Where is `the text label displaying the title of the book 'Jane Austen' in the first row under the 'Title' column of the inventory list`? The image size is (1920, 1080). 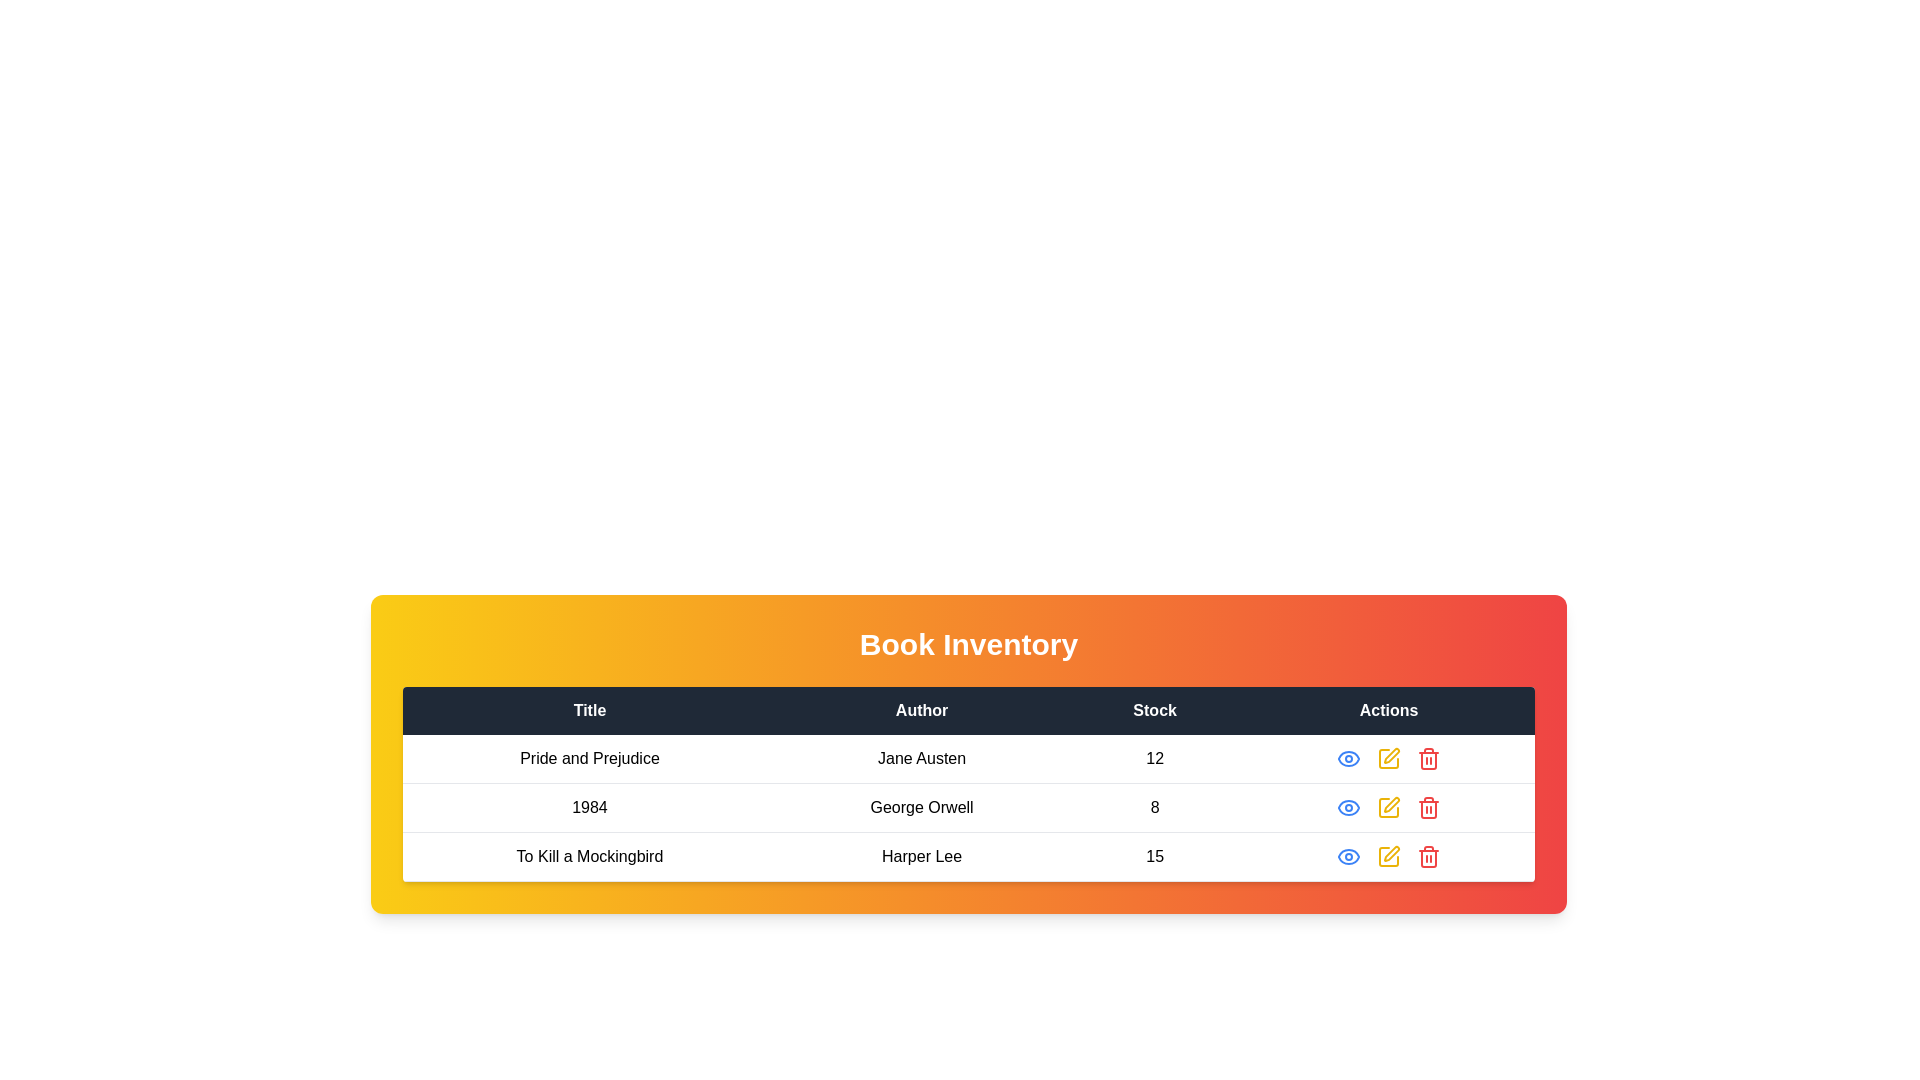
the text label displaying the title of the book 'Jane Austen' in the first row under the 'Title' column of the inventory list is located at coordinates (589, 759).